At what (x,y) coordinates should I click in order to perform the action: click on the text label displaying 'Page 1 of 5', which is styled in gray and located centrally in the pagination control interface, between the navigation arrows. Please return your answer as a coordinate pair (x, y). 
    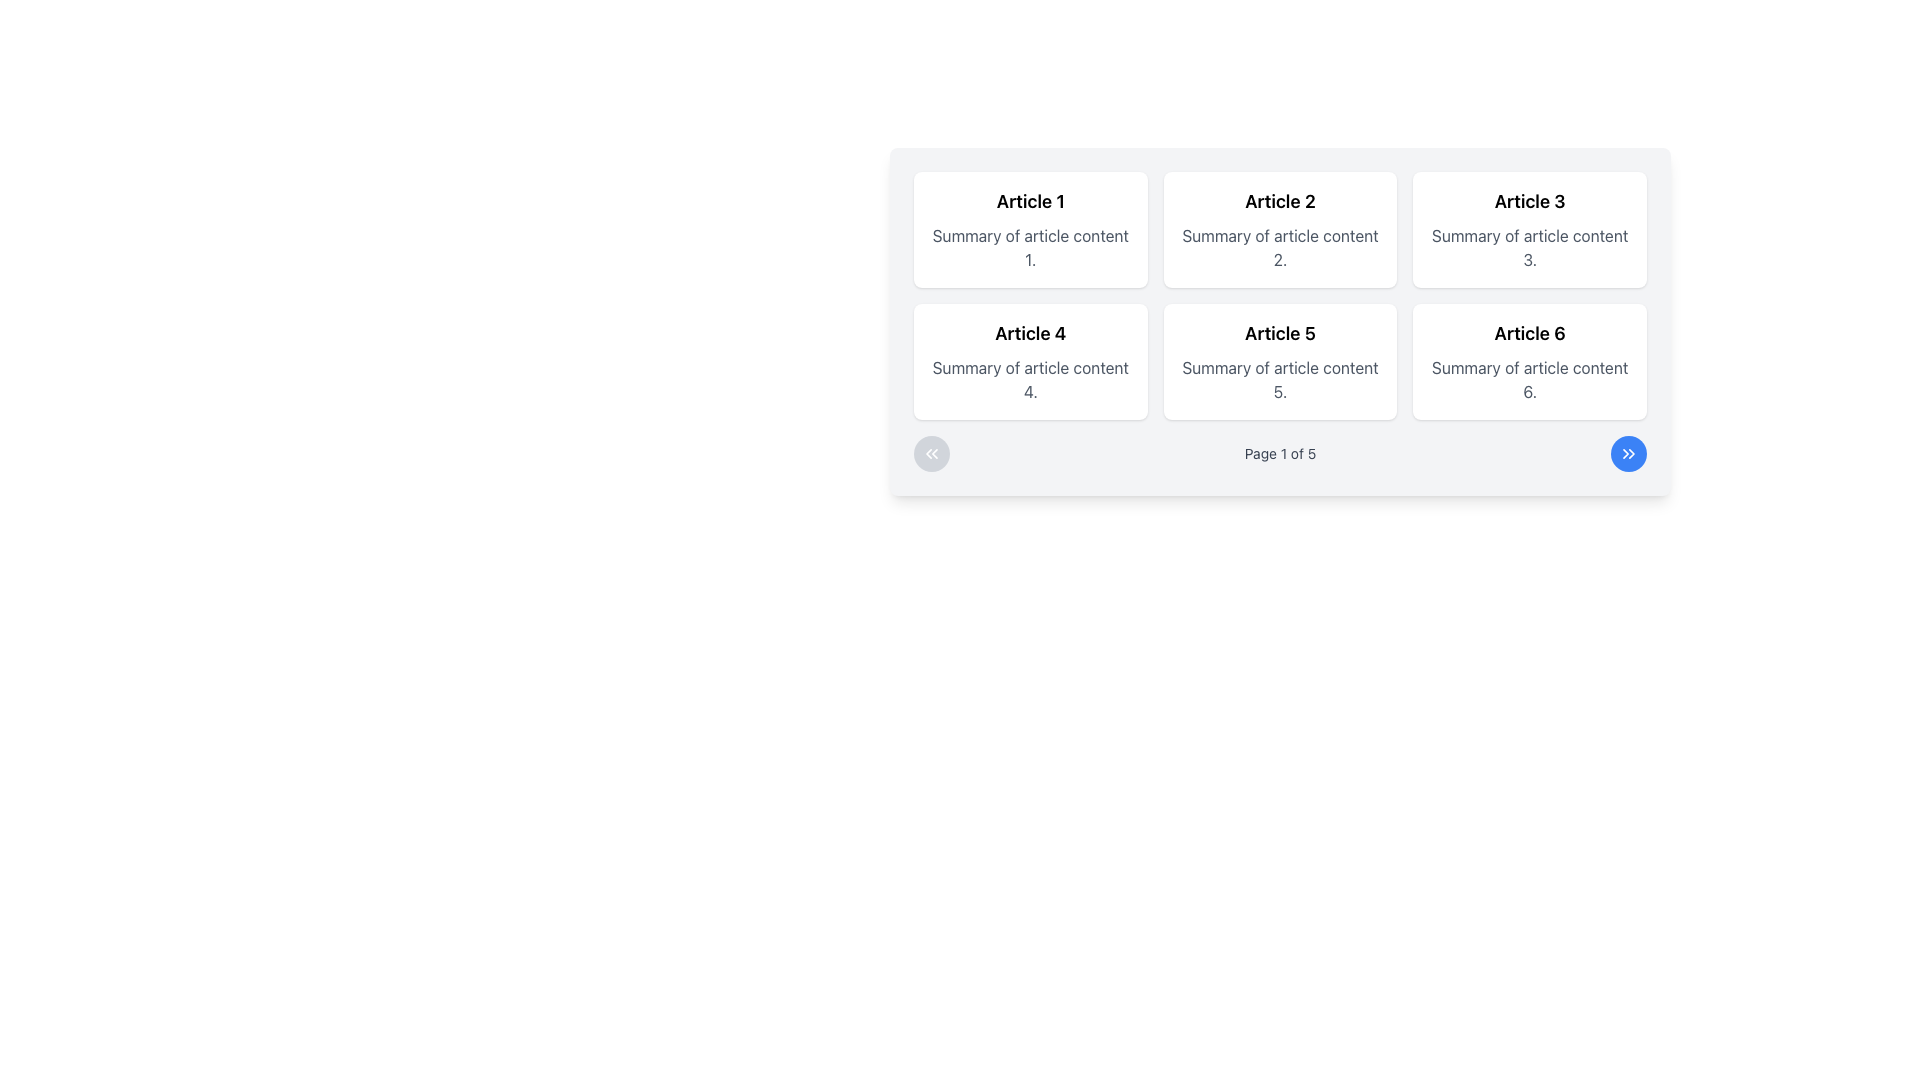
    Looking at the image, I should click on (1280, 454).